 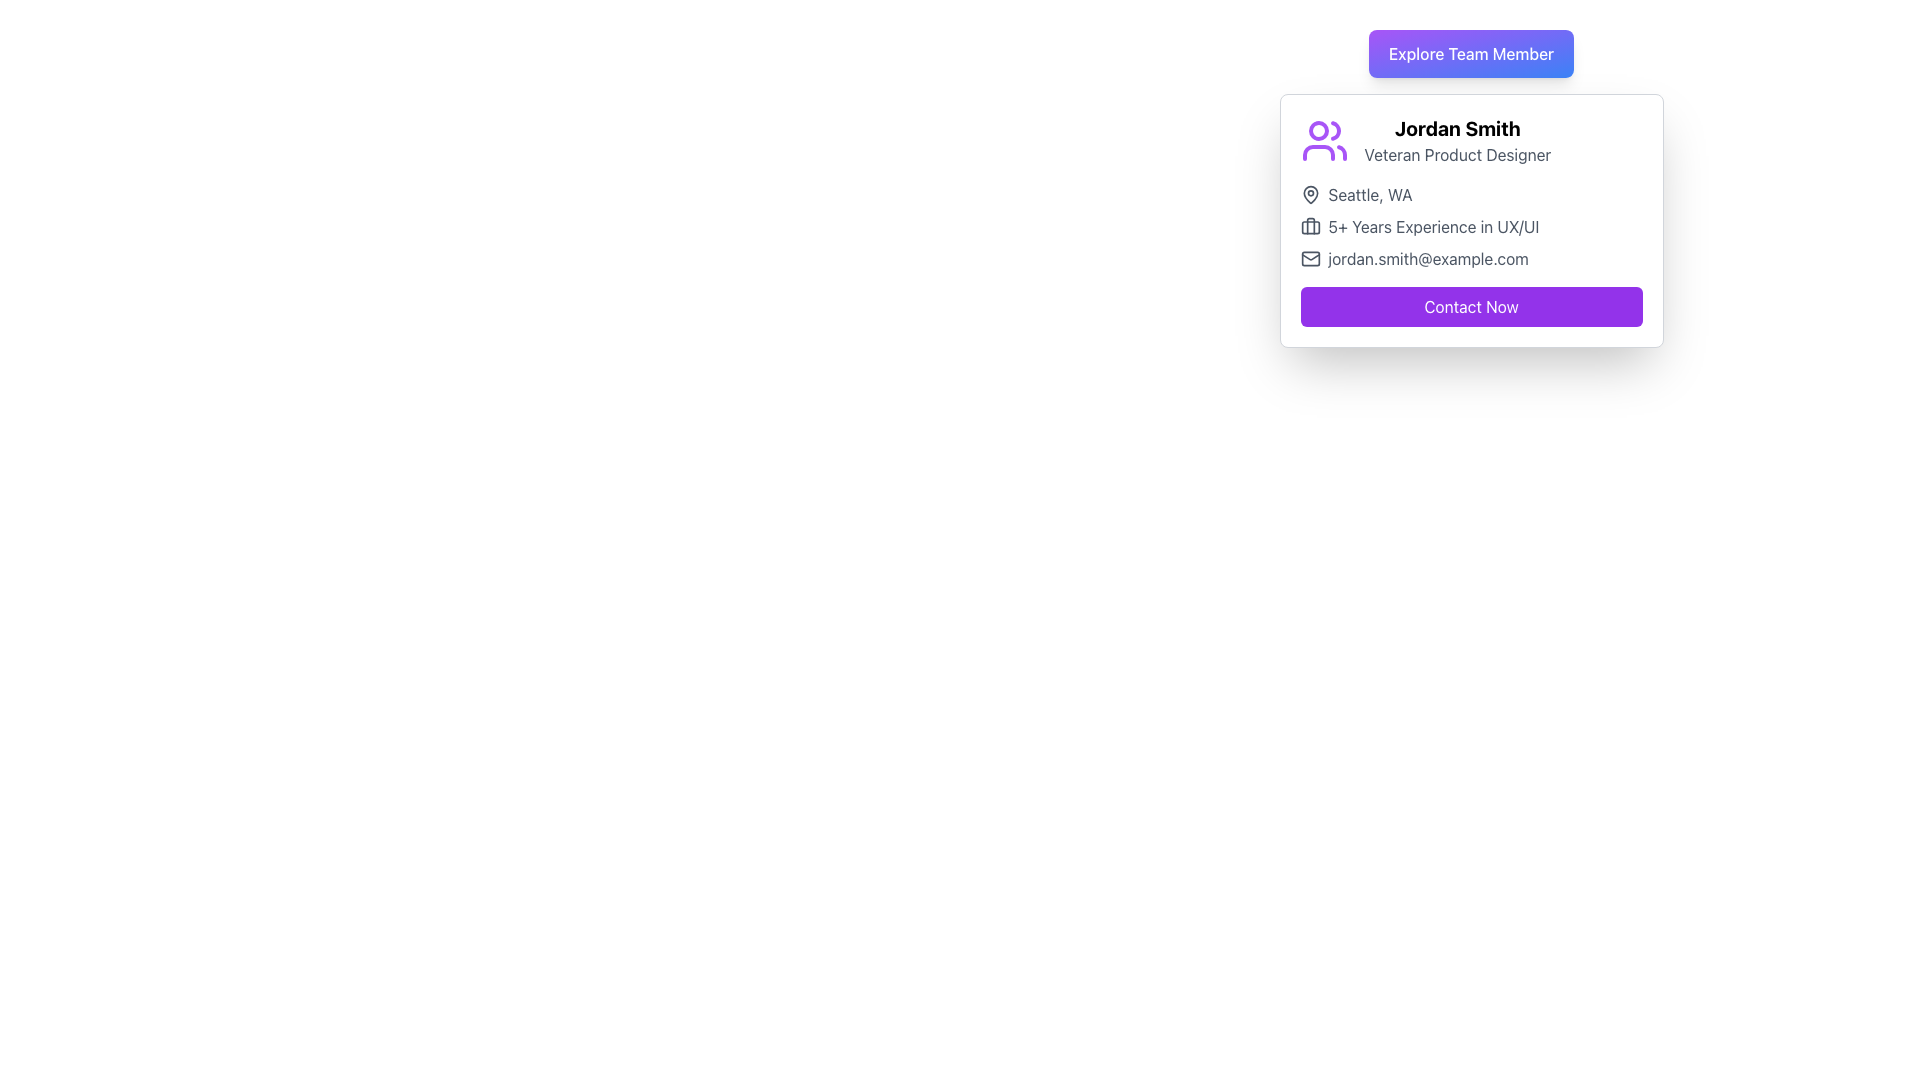 I want to click on the map pin icon located at the top-left side of the card for Jordan Smith, positioned before the text 'Seattle, WA', so click(x=1310, y=195).